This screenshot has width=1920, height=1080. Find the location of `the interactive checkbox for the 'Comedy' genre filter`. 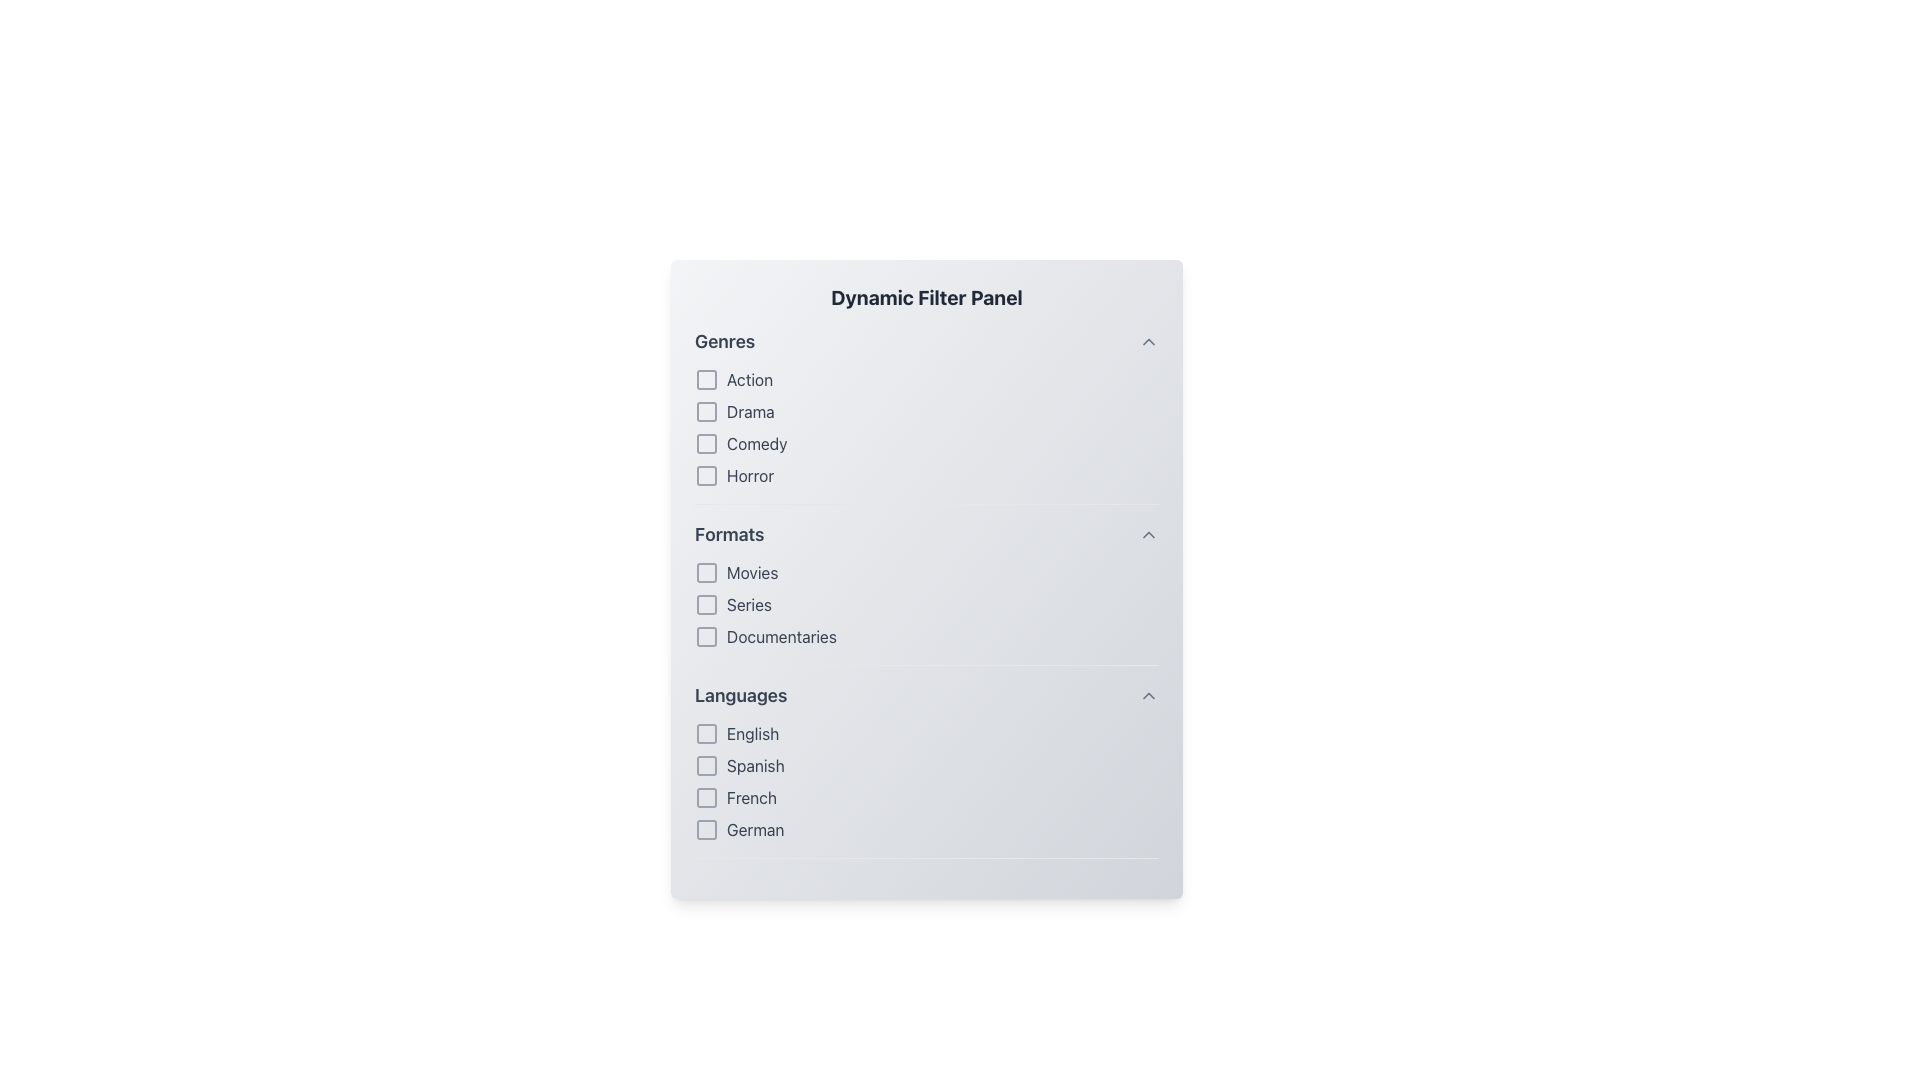

the interactive checkbox for the 'Comedy' genre filter is located at coordinates (706, 442).